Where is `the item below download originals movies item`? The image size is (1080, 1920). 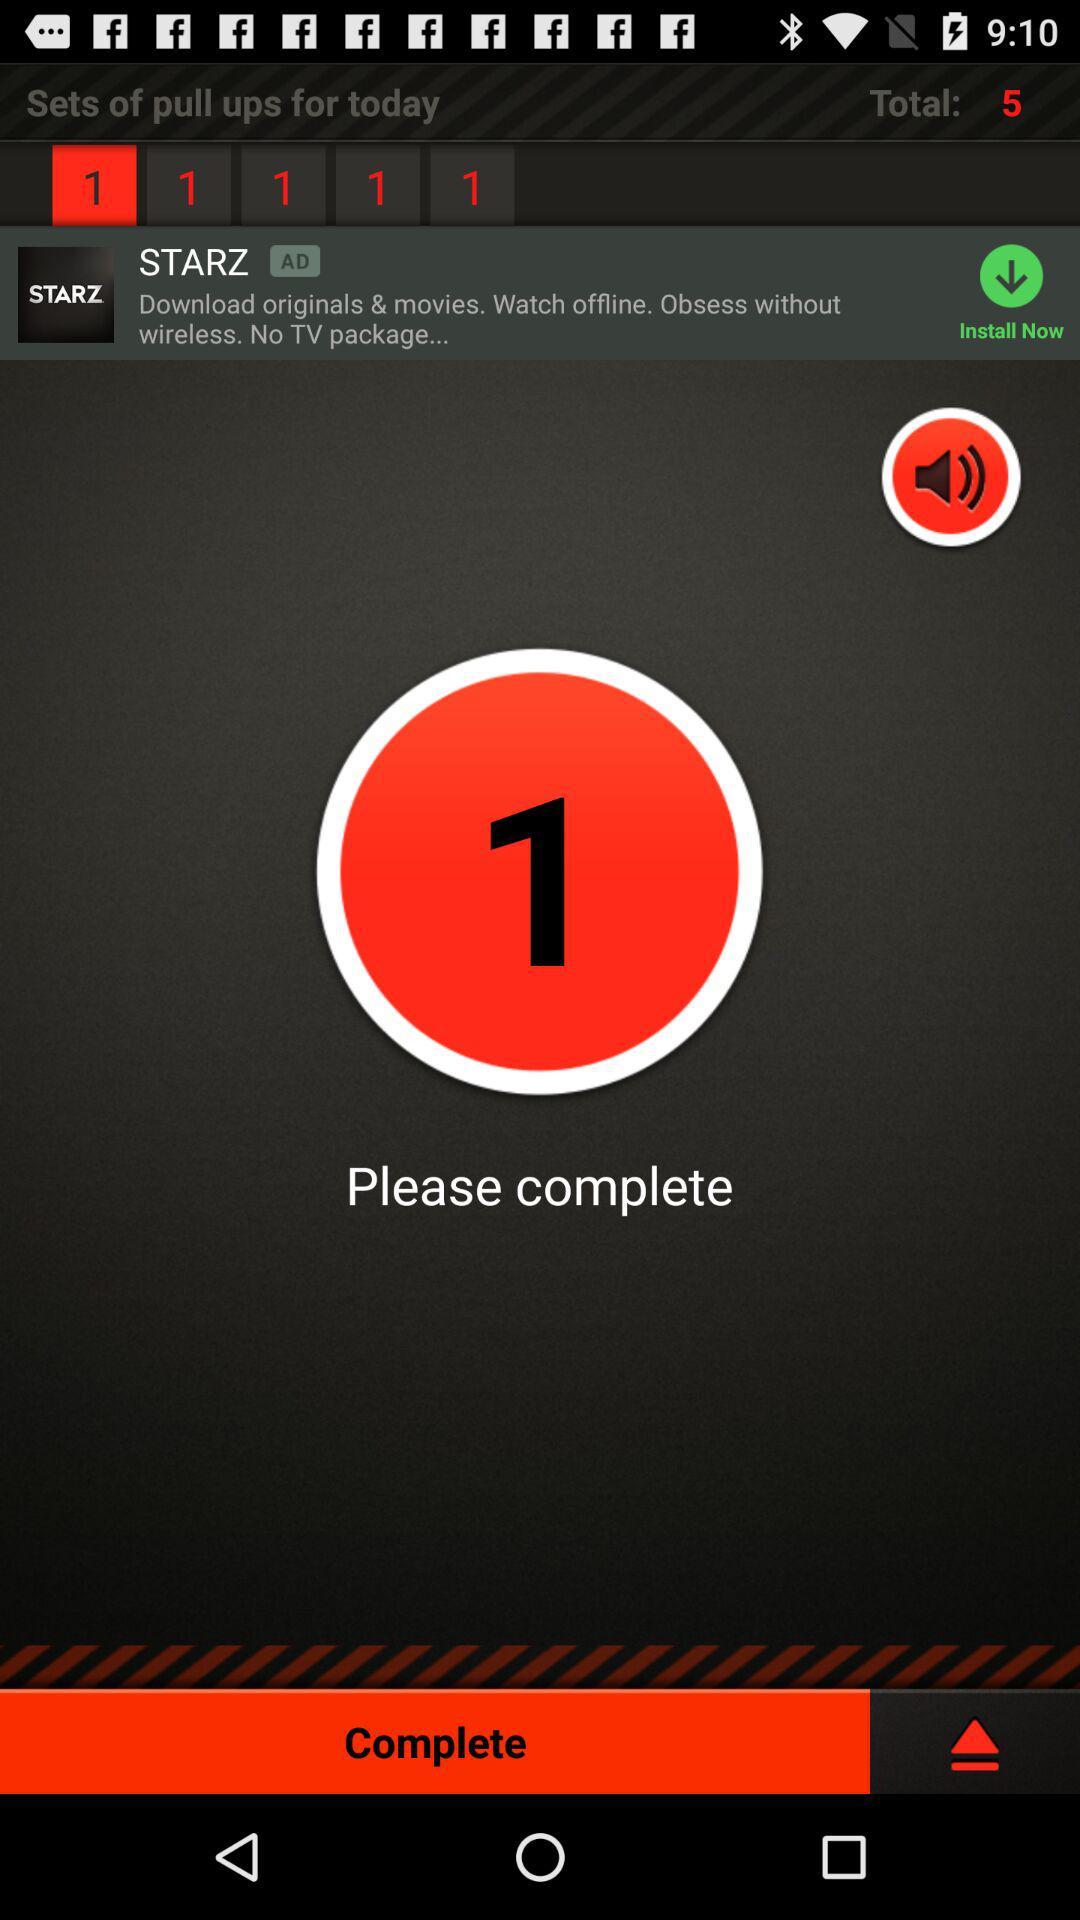 the item below download originals movies item is located at coordinates (951, 478).